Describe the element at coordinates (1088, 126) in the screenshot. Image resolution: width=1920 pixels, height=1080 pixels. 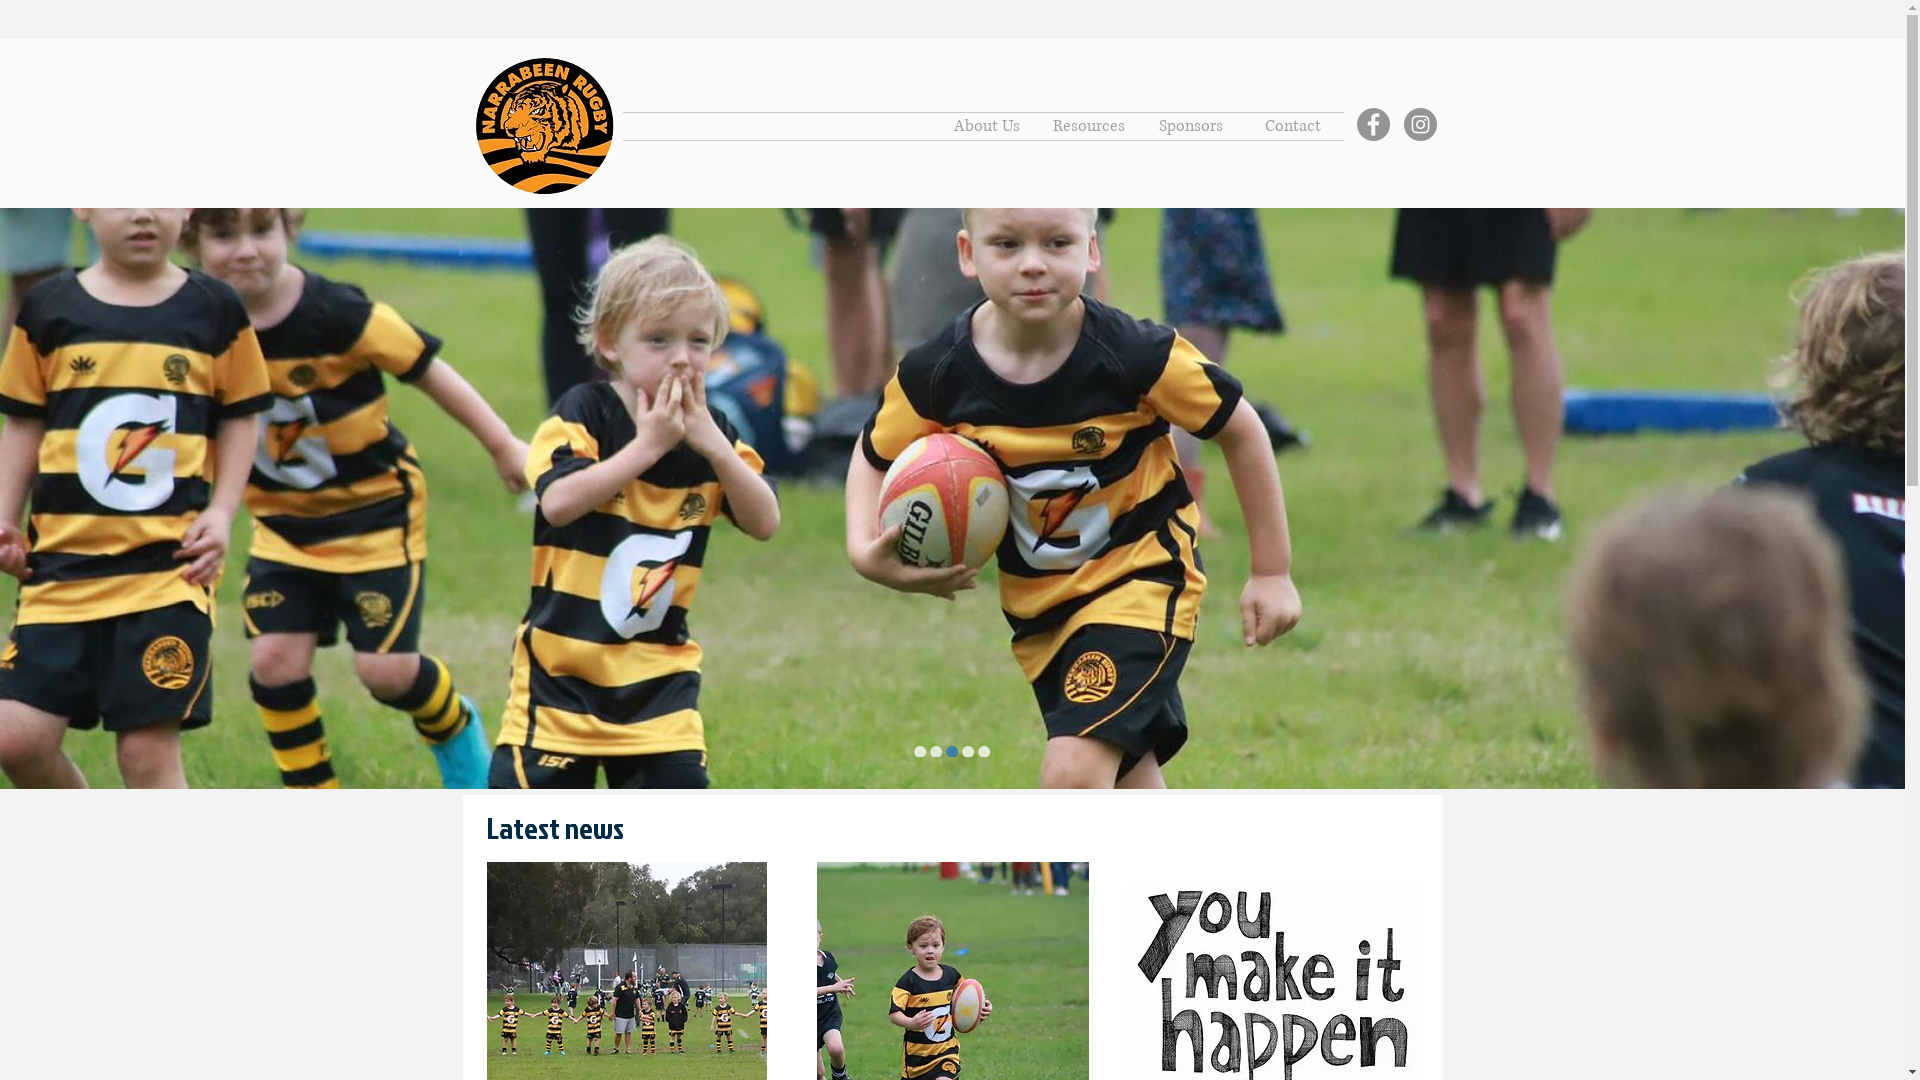
I see `'Resources'` at that location.